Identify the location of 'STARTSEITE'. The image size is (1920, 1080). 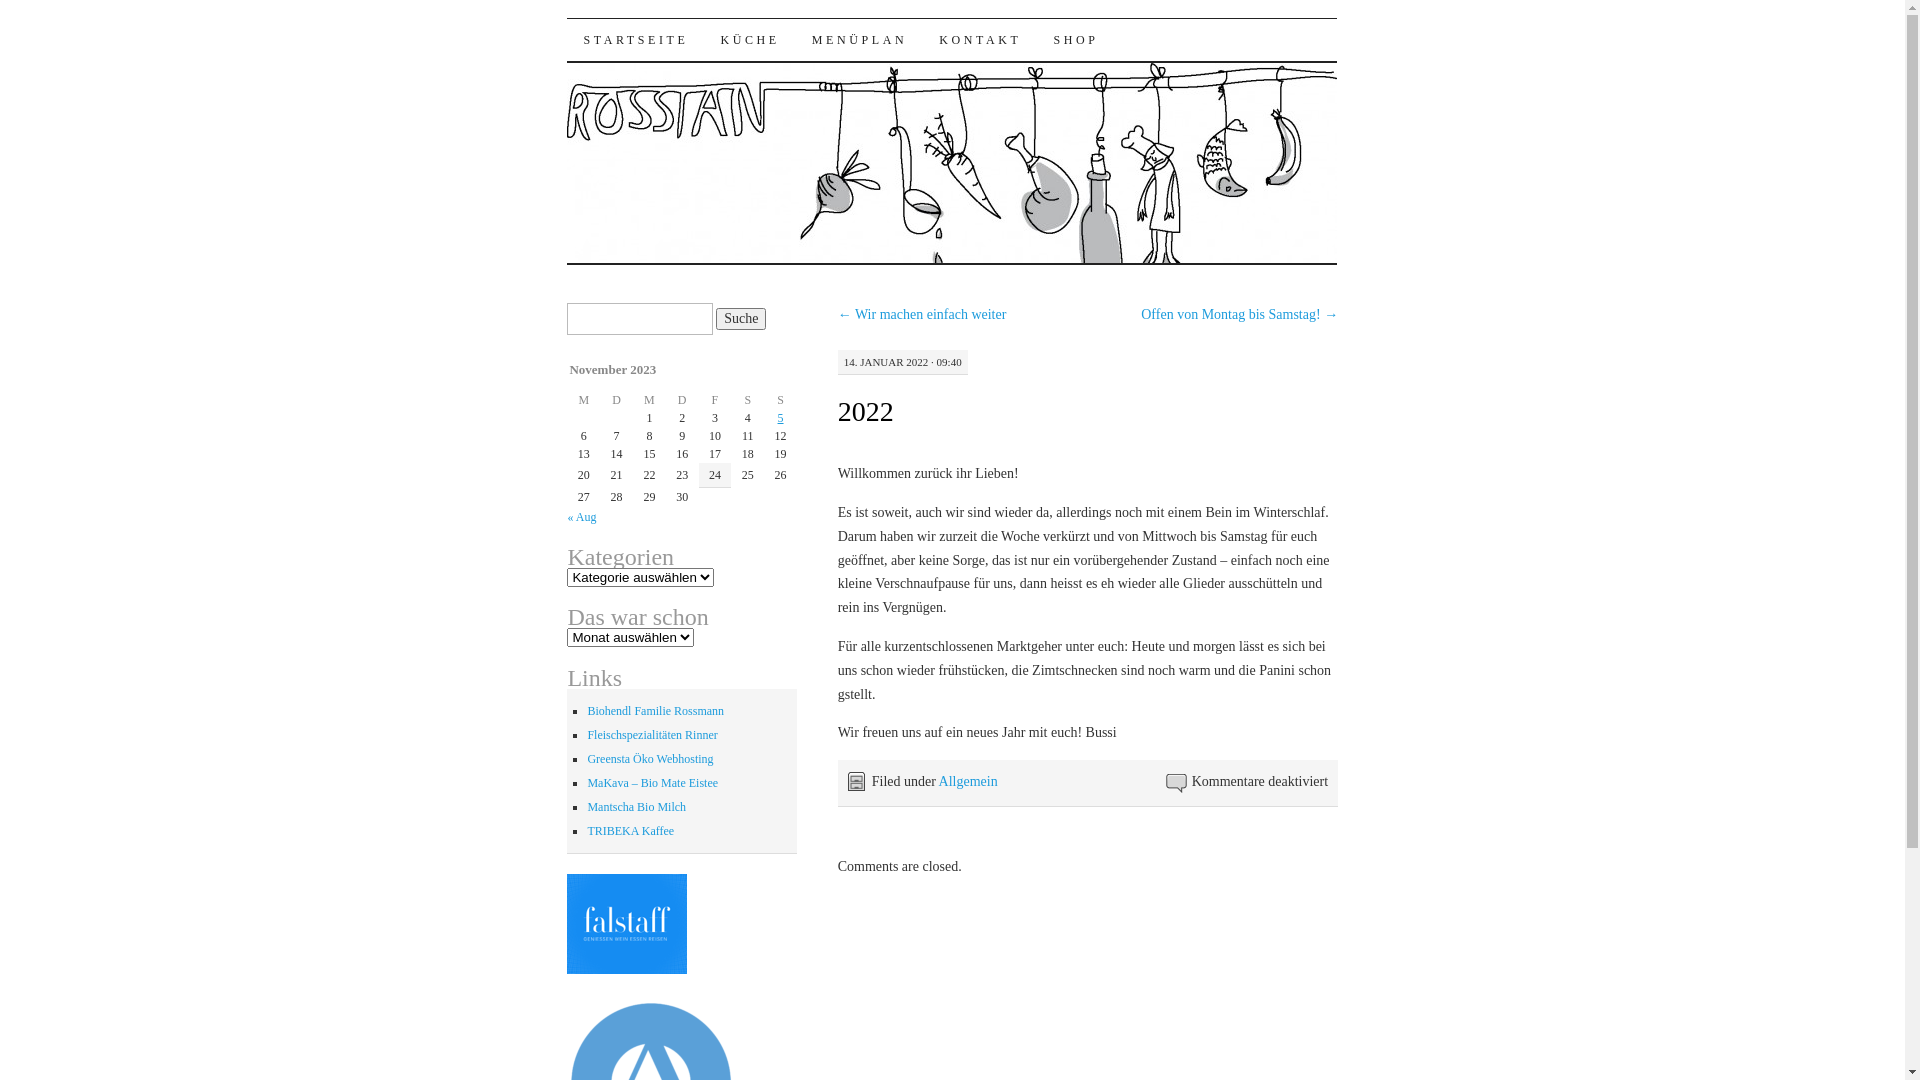
(634, 39).